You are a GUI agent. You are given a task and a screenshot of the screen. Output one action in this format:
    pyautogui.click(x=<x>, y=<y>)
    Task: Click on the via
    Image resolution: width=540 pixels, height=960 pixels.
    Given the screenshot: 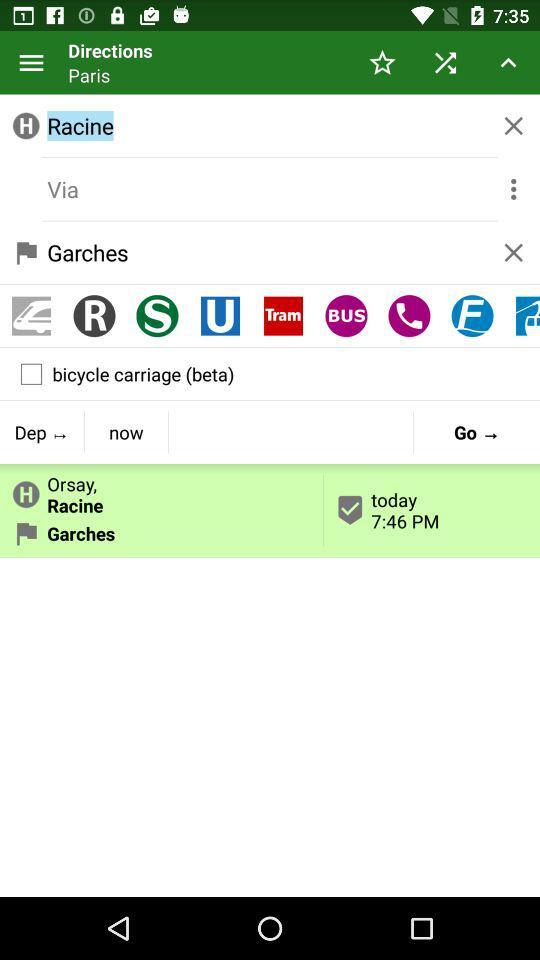 What is the action you would take?
    pyautogui.click(x=270, y=189)
    